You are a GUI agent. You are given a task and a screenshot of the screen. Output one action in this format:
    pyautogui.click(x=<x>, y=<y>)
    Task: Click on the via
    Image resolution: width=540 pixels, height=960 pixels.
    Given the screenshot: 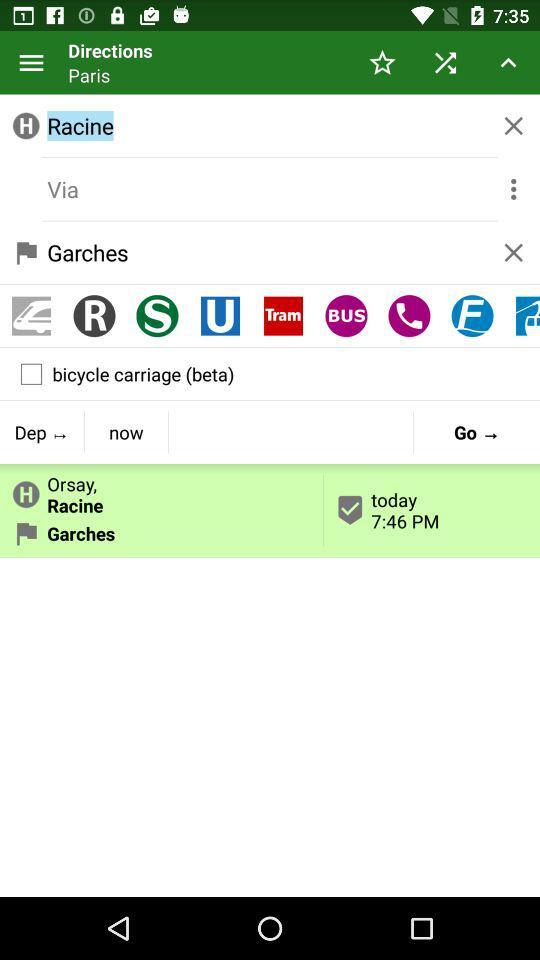 What is the action you would take?
    pyautogui.click(x=270, y=189)
    